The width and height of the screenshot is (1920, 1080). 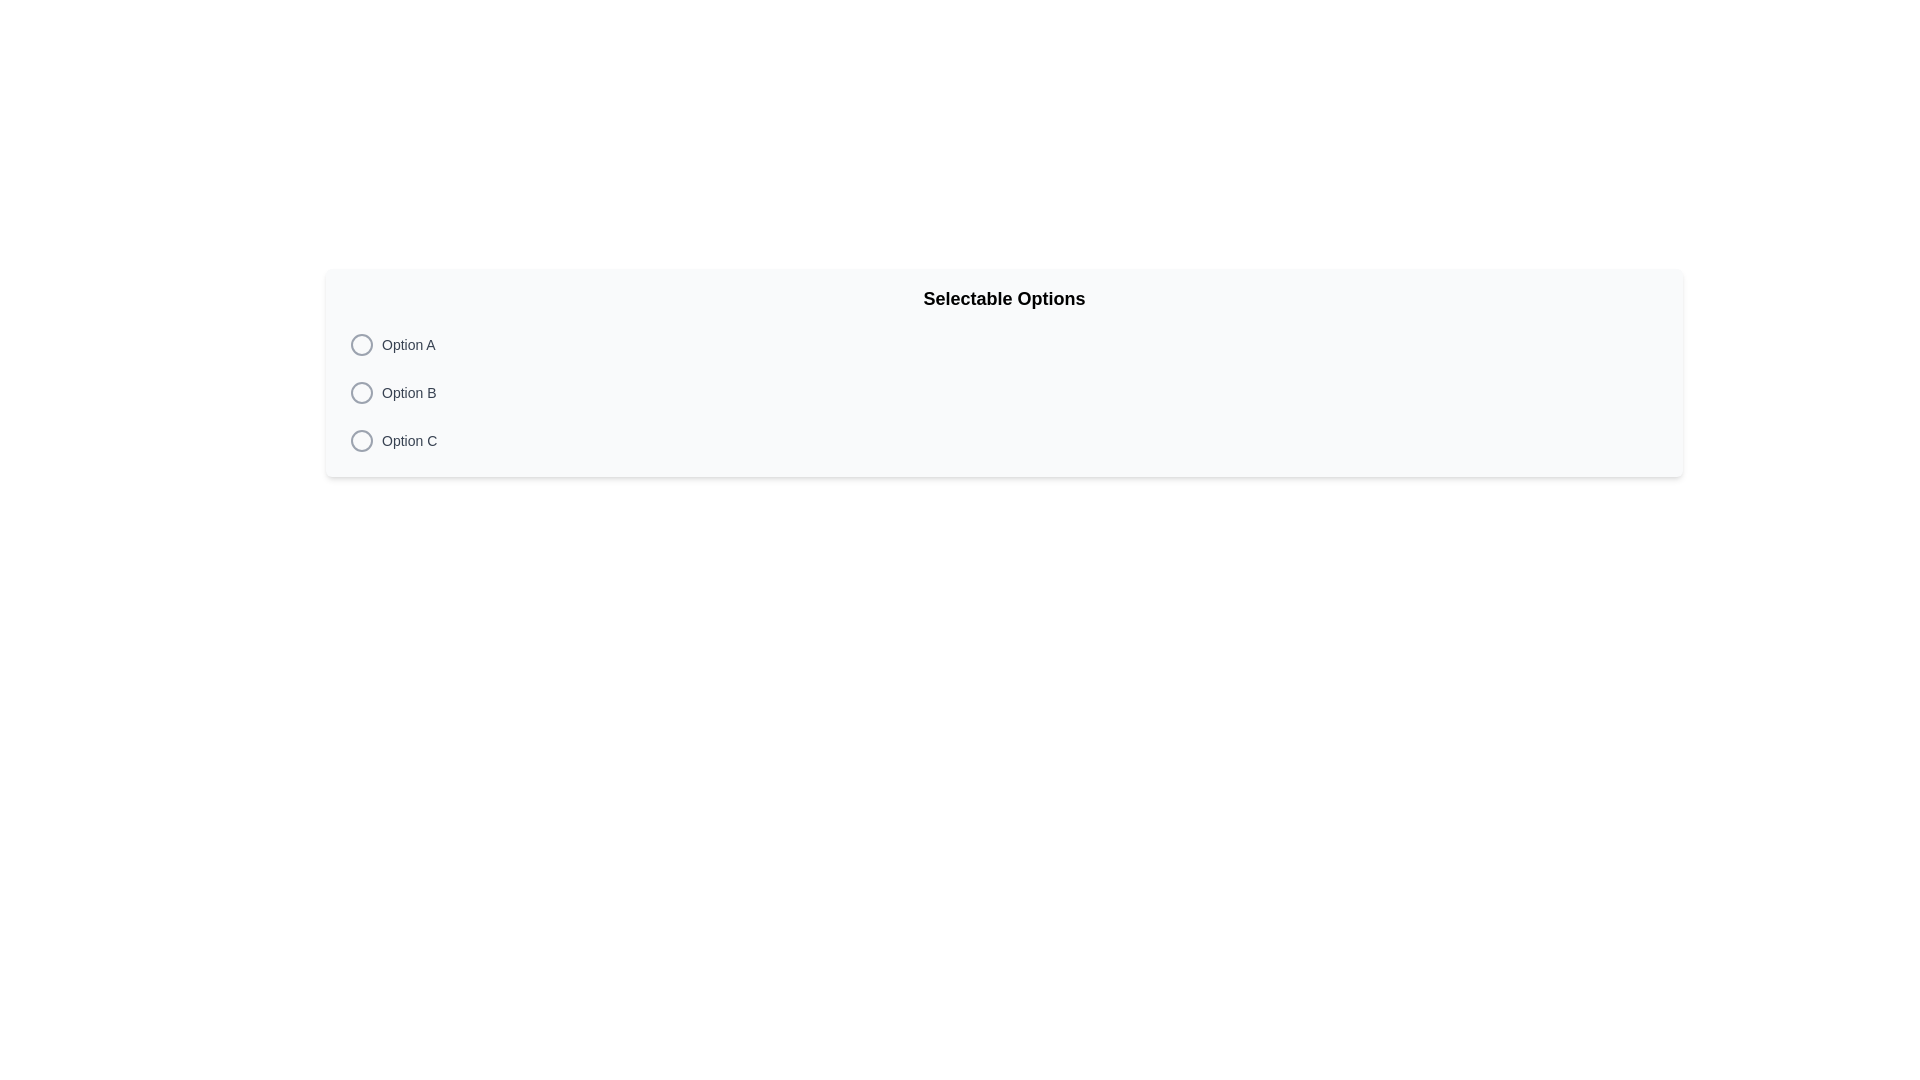 I want to click on the Text Label that describes 'Option A', which is the first selectable option in the list and is positioned to the right of the circular icon, so click(x=407, y=343).